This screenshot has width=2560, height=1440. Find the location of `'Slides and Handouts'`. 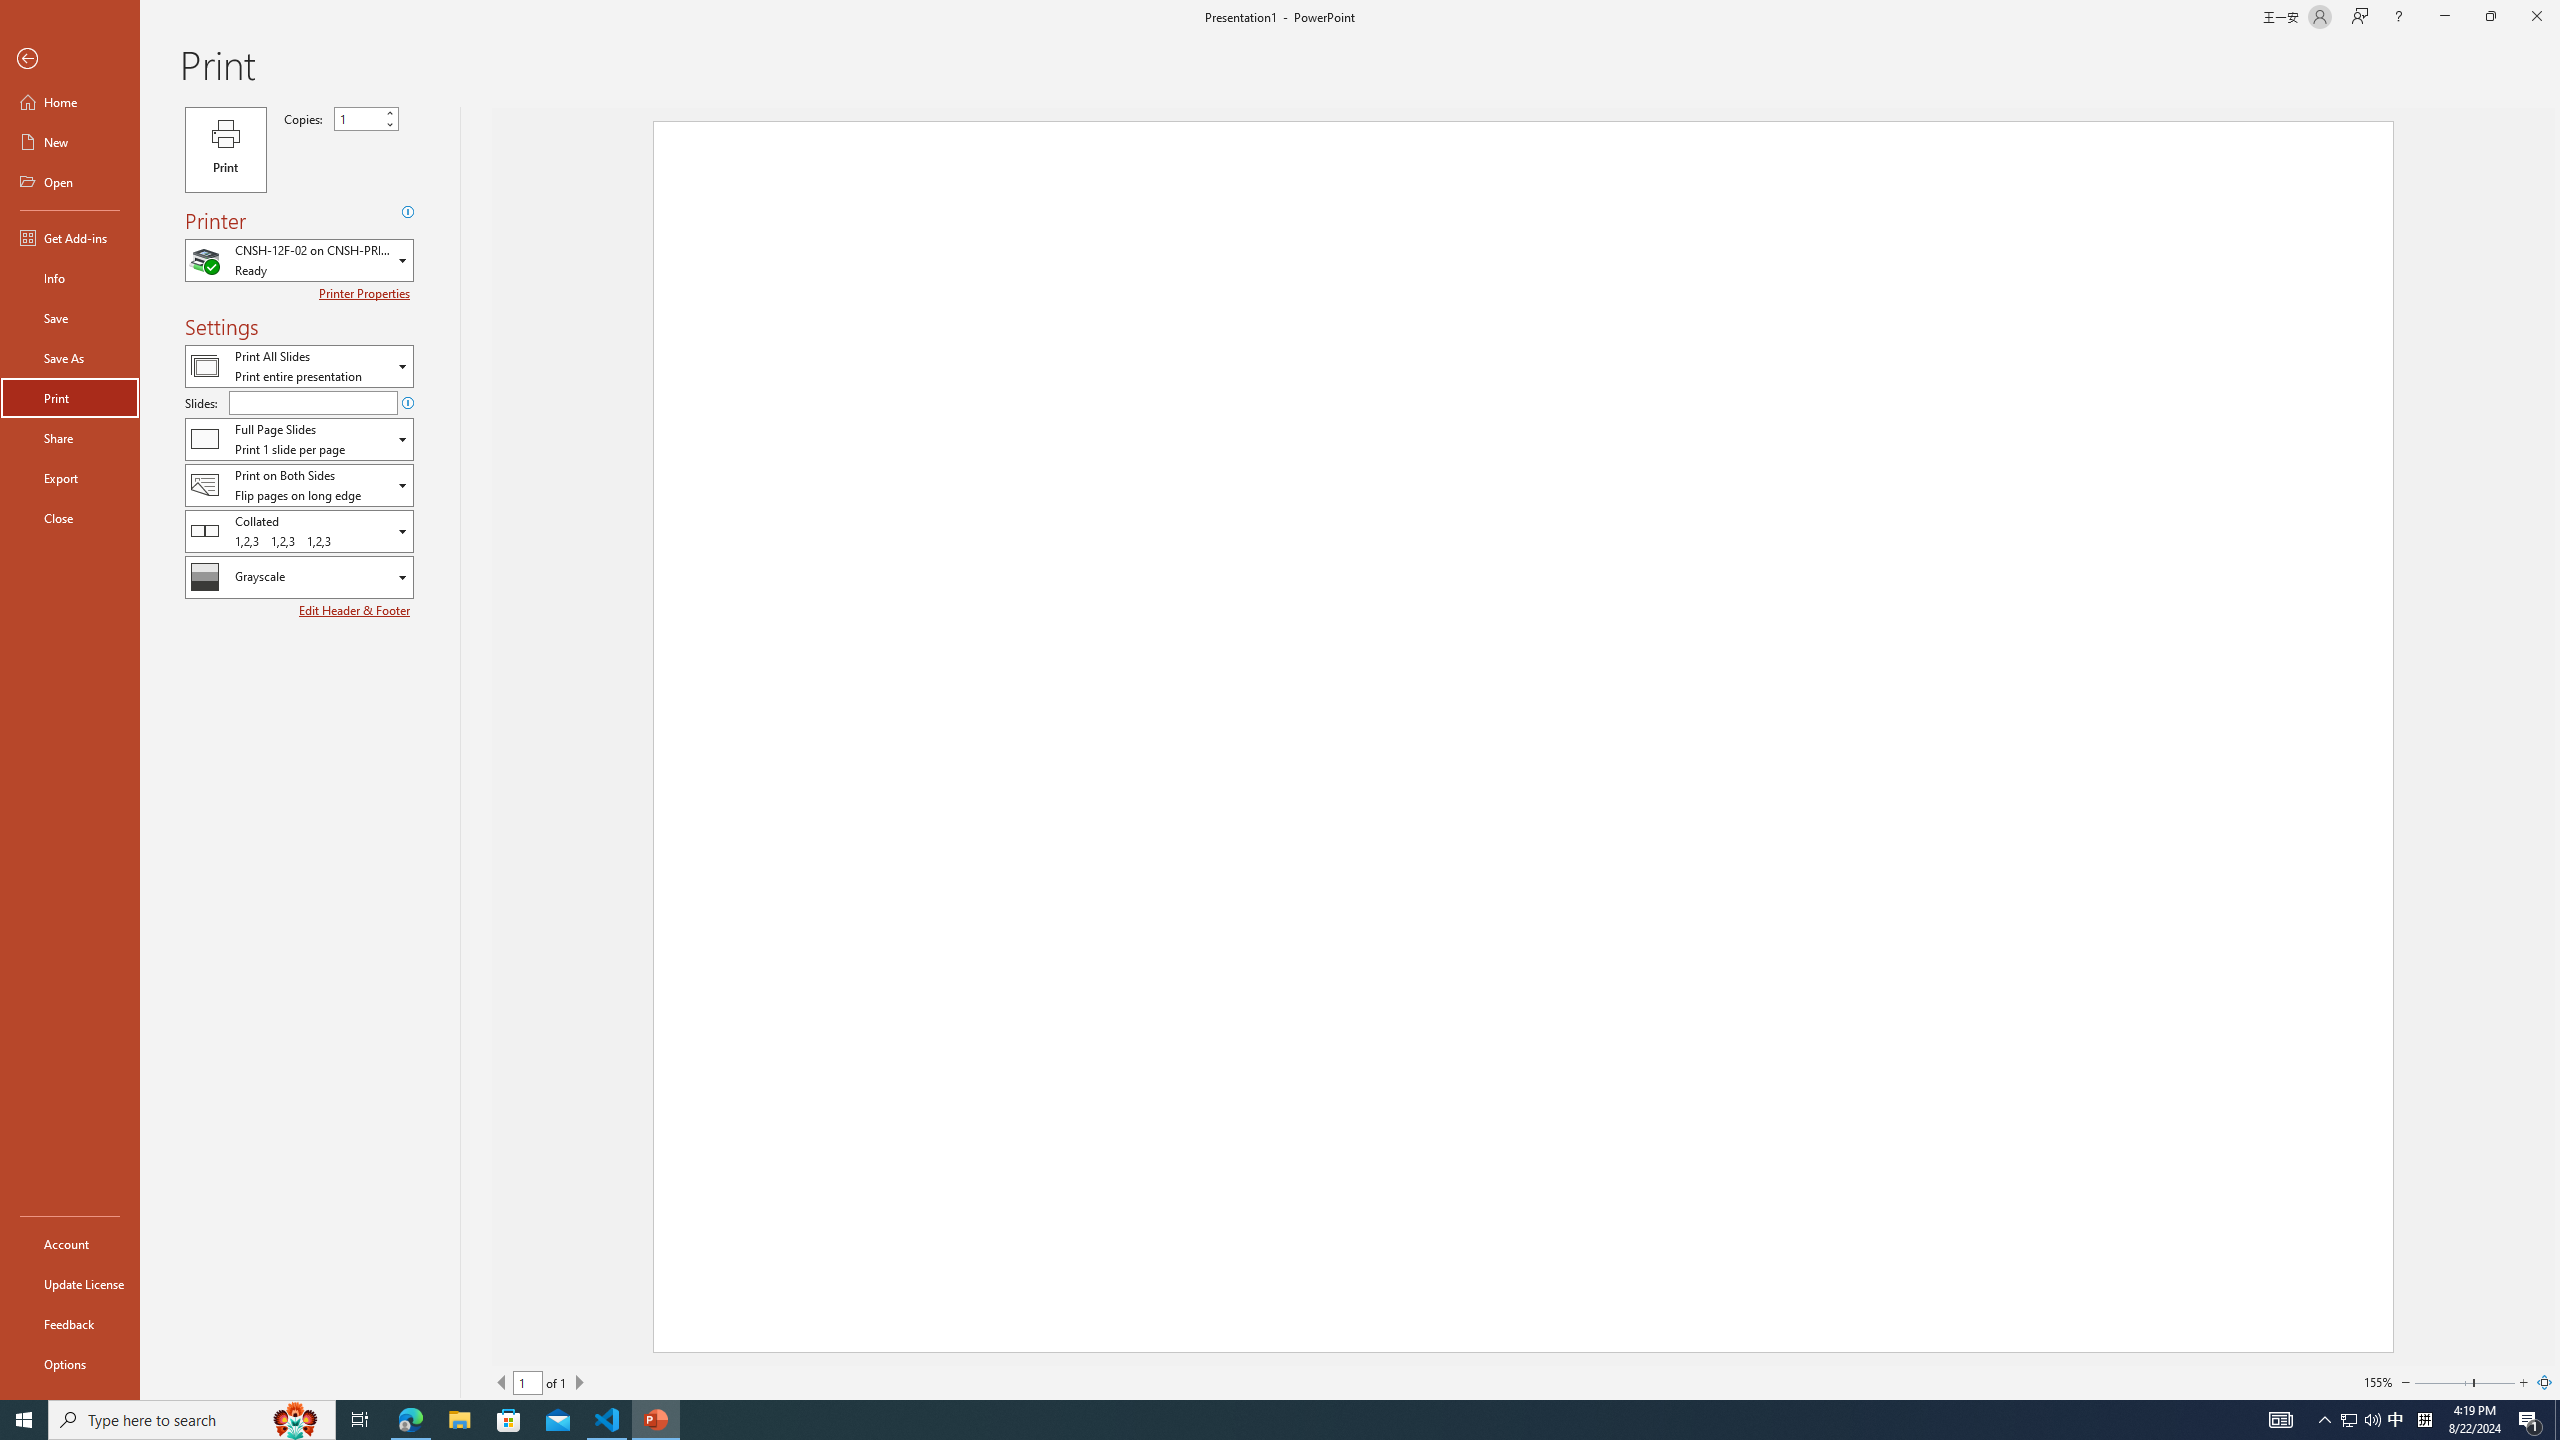

'Slides and Handouts' is located at coordinates (298, 438).